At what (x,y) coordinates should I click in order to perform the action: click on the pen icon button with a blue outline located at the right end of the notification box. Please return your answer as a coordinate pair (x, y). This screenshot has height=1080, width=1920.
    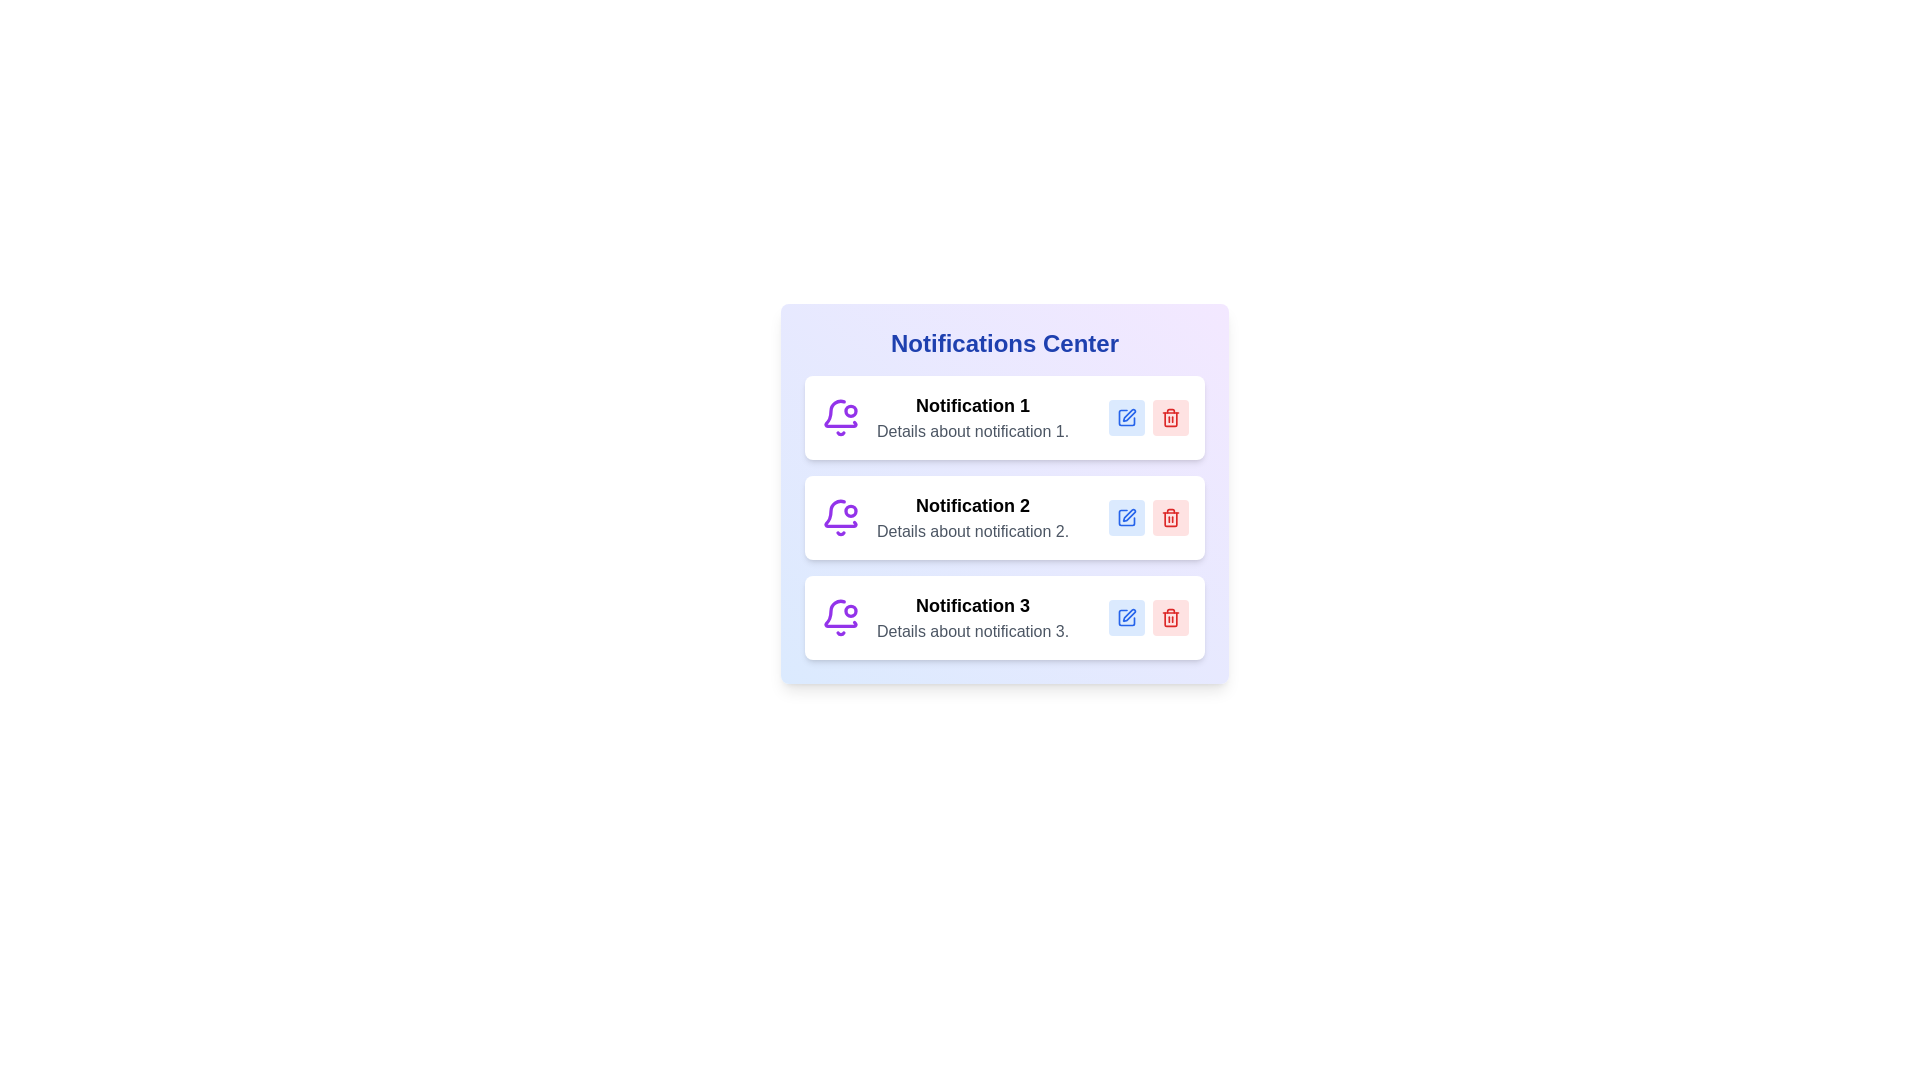
    Looking at the image, I should click on (1127, 616).